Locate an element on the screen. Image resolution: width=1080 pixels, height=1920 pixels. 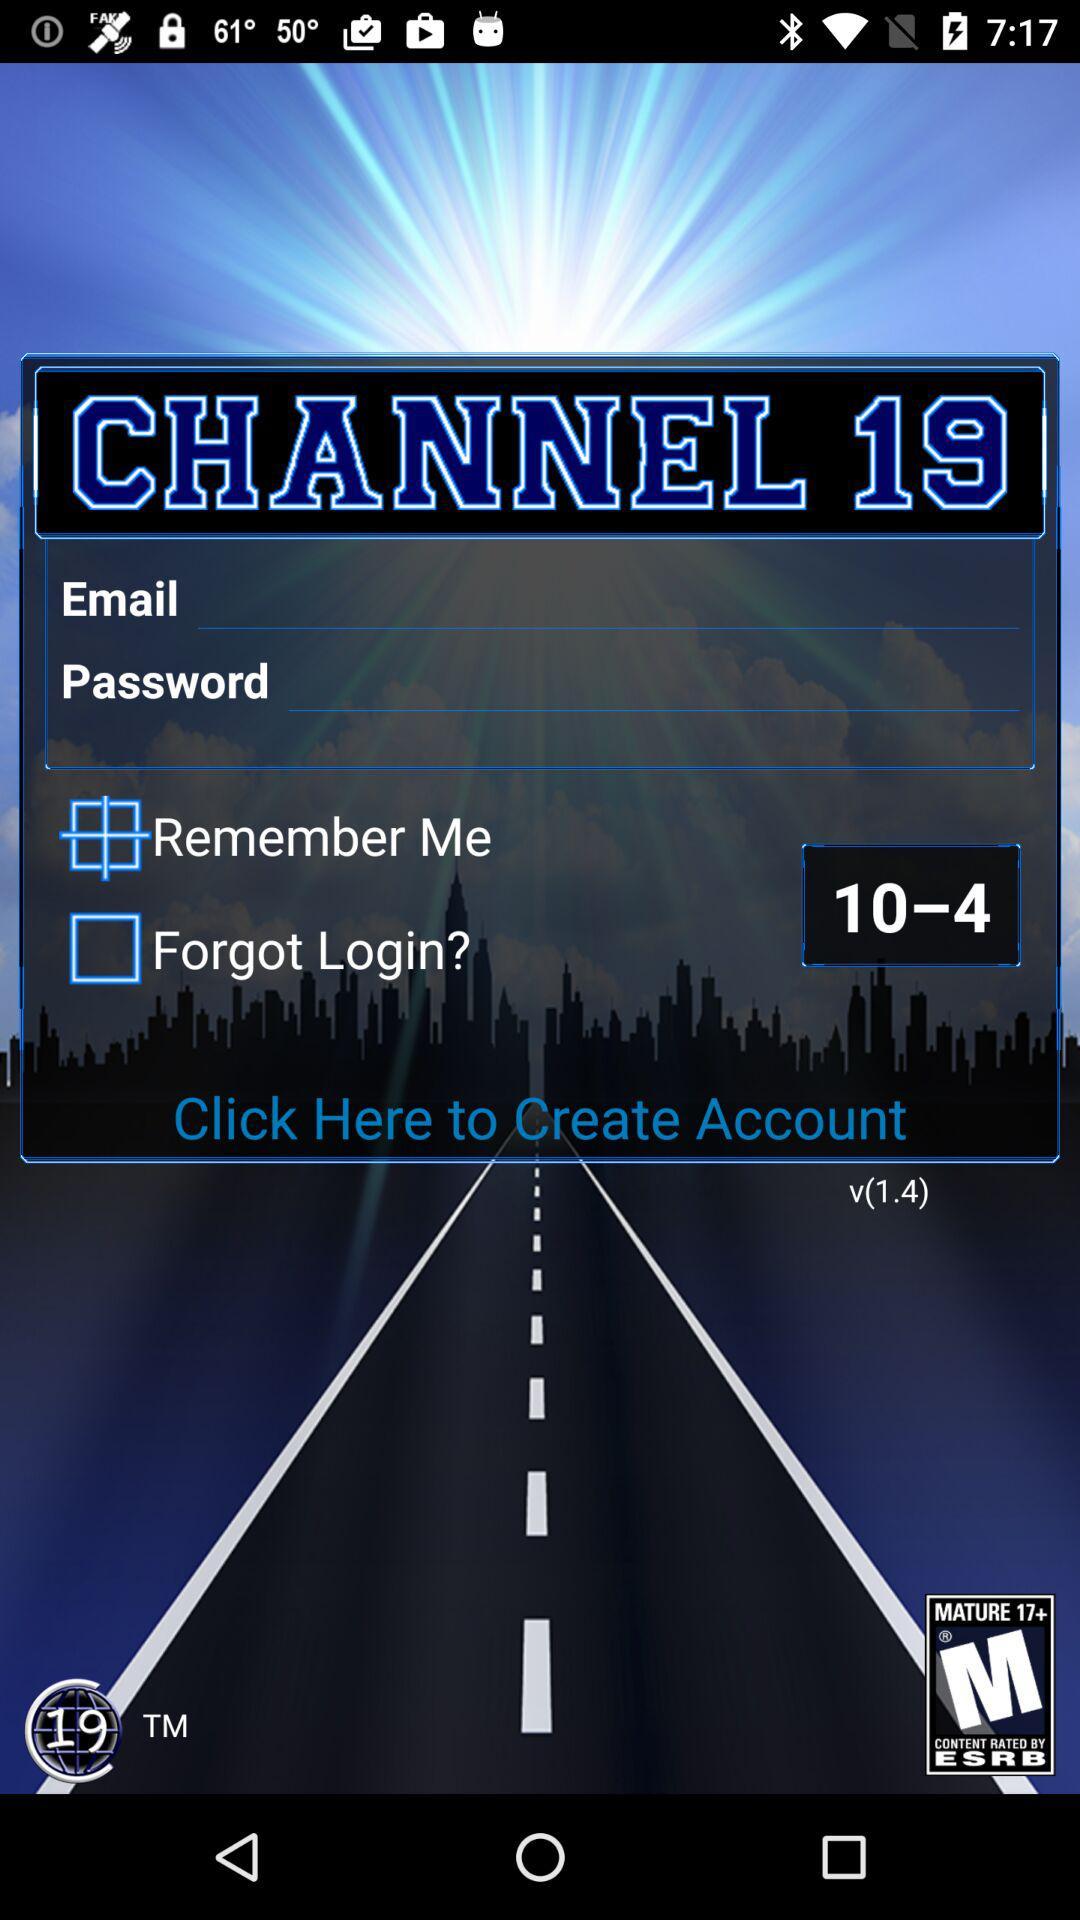
the forgot login? icon is located at coordinates (264, 947).